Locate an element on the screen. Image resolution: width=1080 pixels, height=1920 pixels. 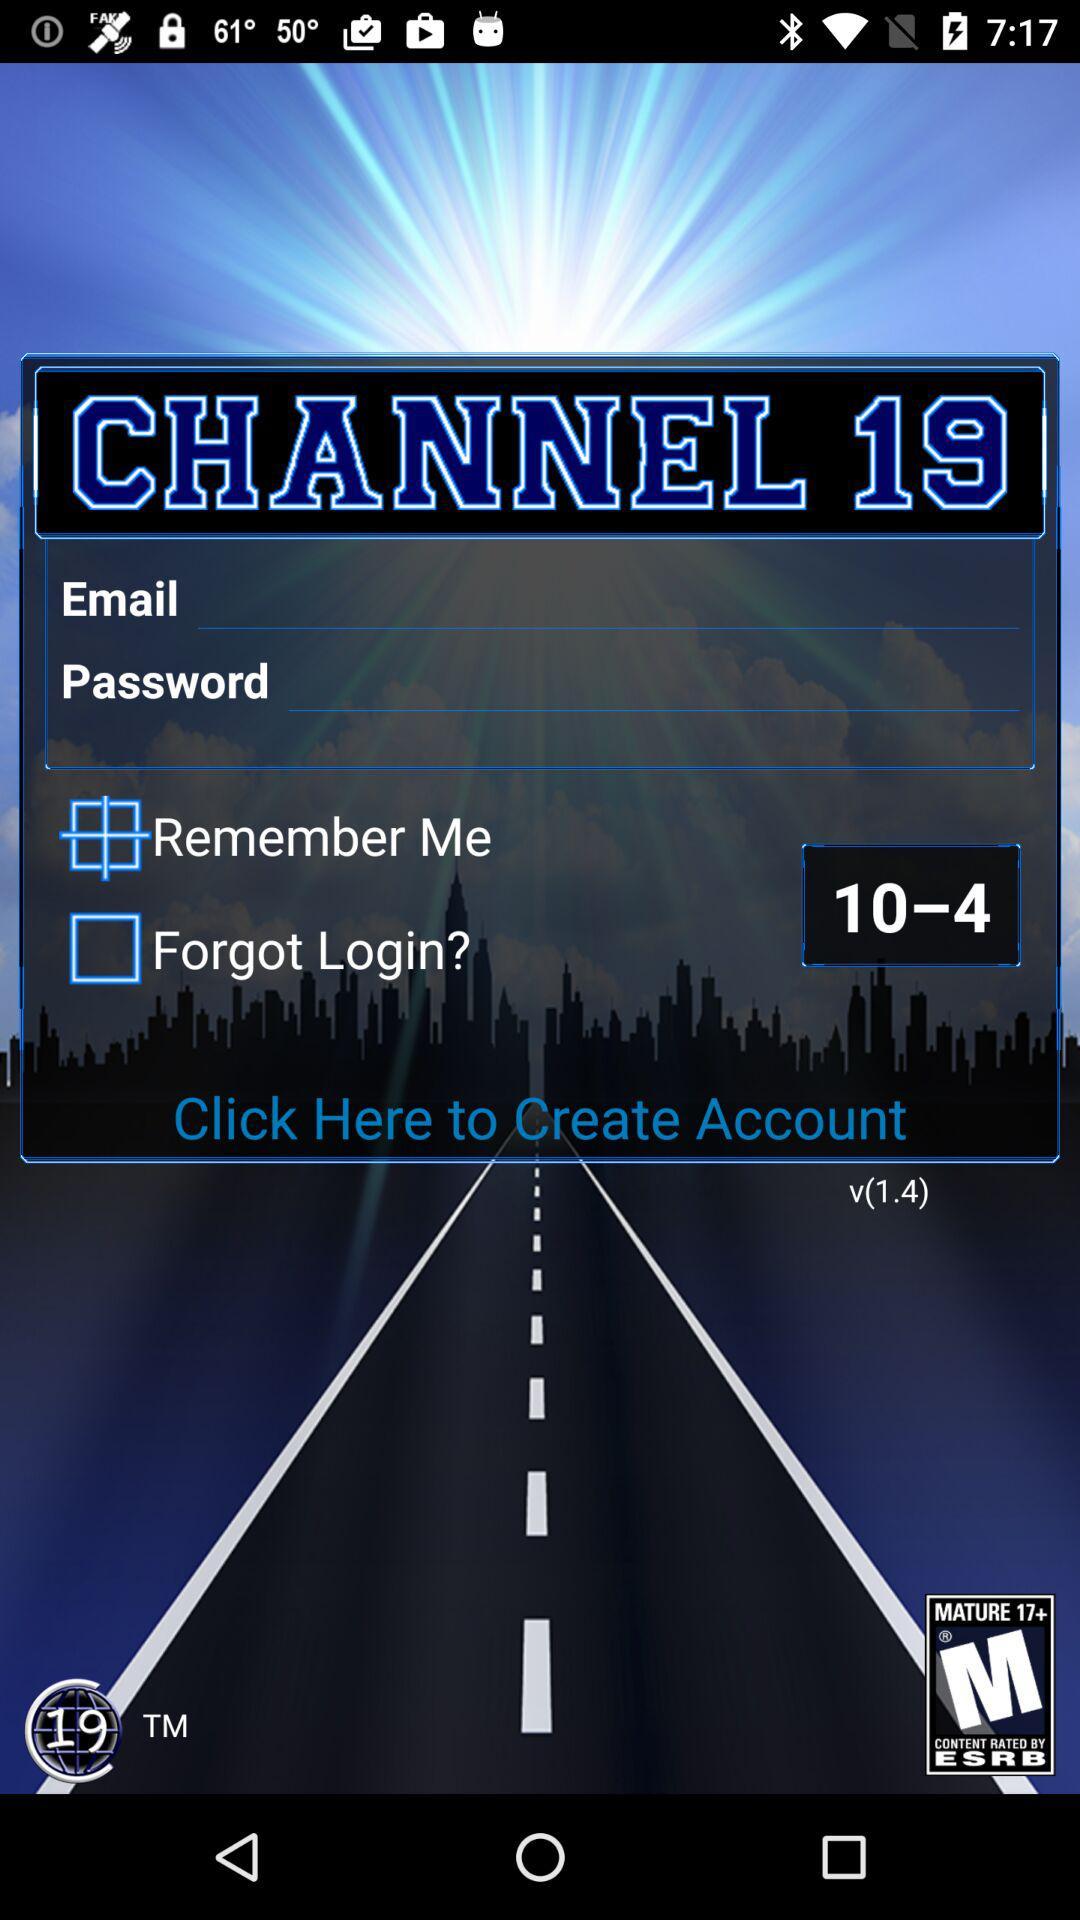
the forgot login? icon is located at coordinates (264, 947).